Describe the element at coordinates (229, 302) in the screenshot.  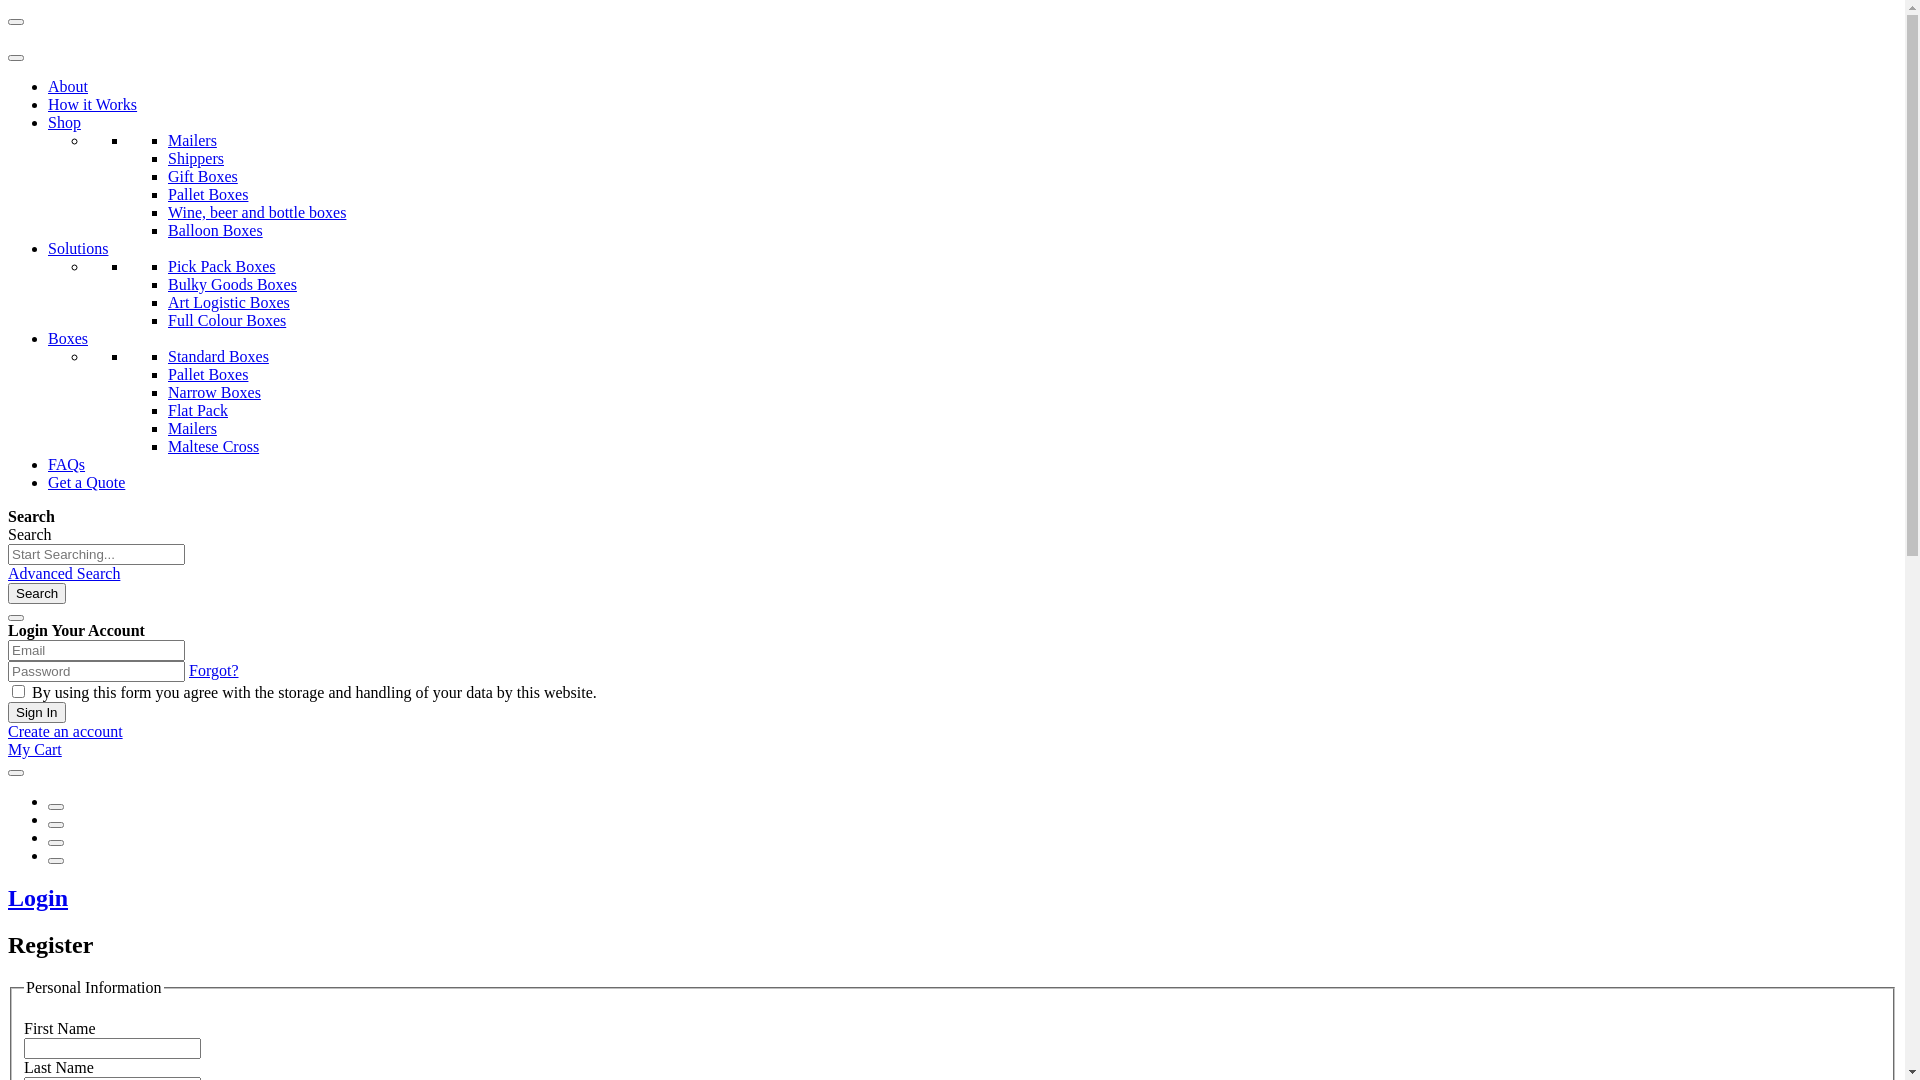
I see `'Art Logistic Boxes'` at that location.